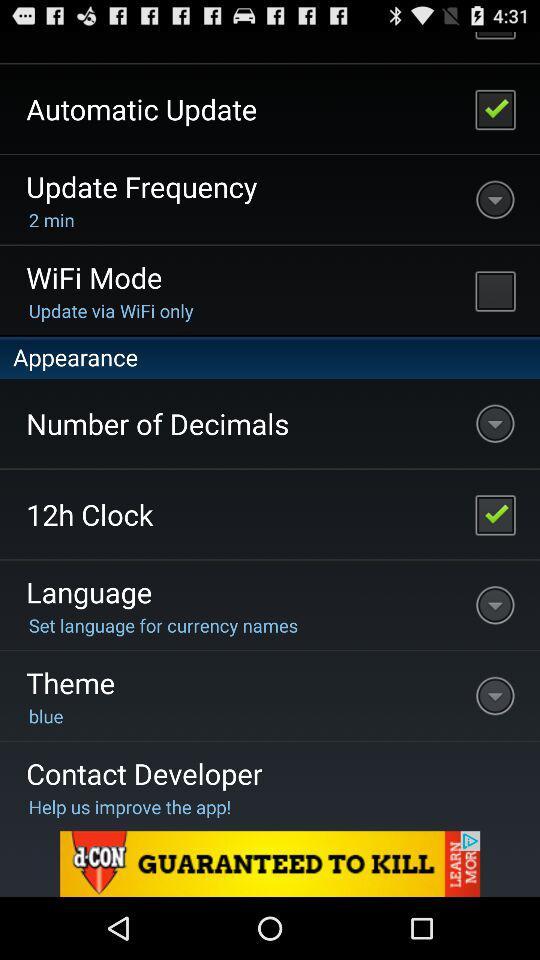  I want to click on another site, so click(270, 863).